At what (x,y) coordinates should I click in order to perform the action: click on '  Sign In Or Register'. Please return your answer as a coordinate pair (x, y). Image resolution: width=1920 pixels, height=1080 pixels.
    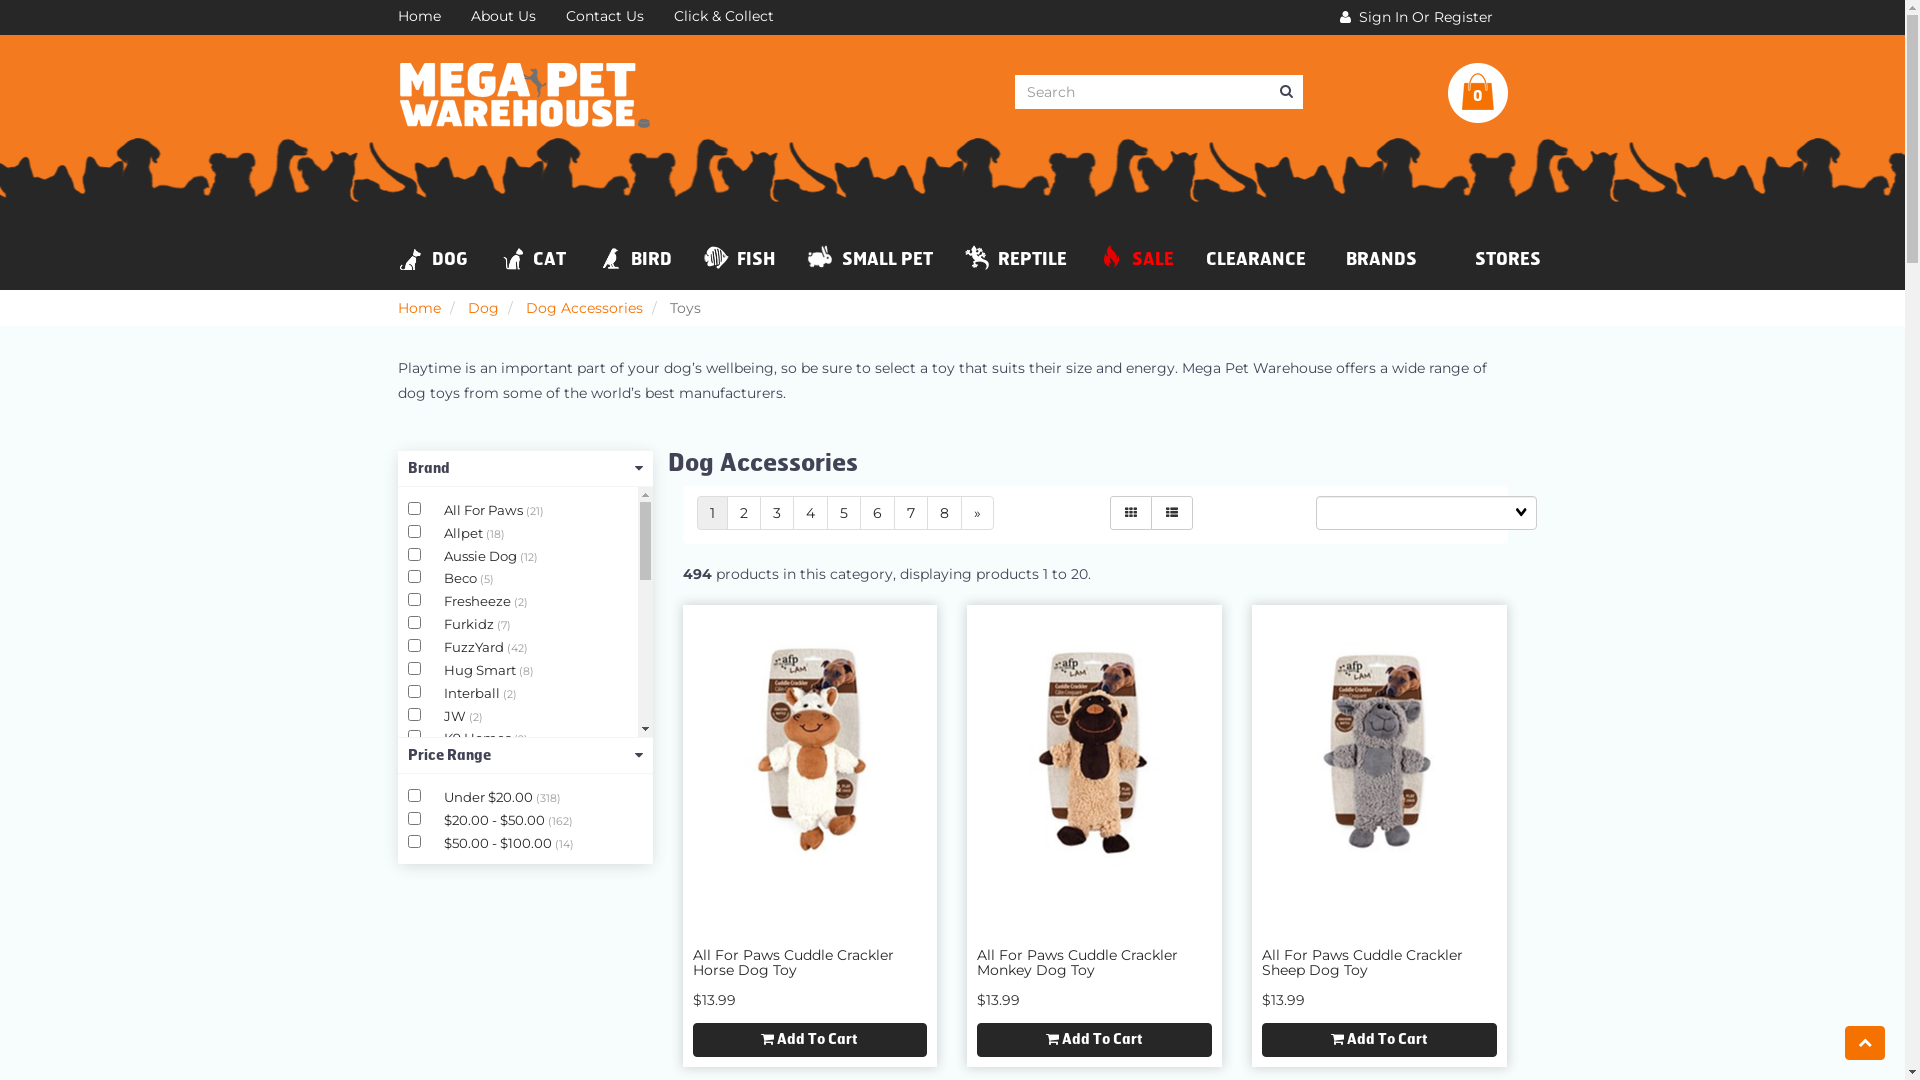
    Looking at the image, I should click on (1414, 17).